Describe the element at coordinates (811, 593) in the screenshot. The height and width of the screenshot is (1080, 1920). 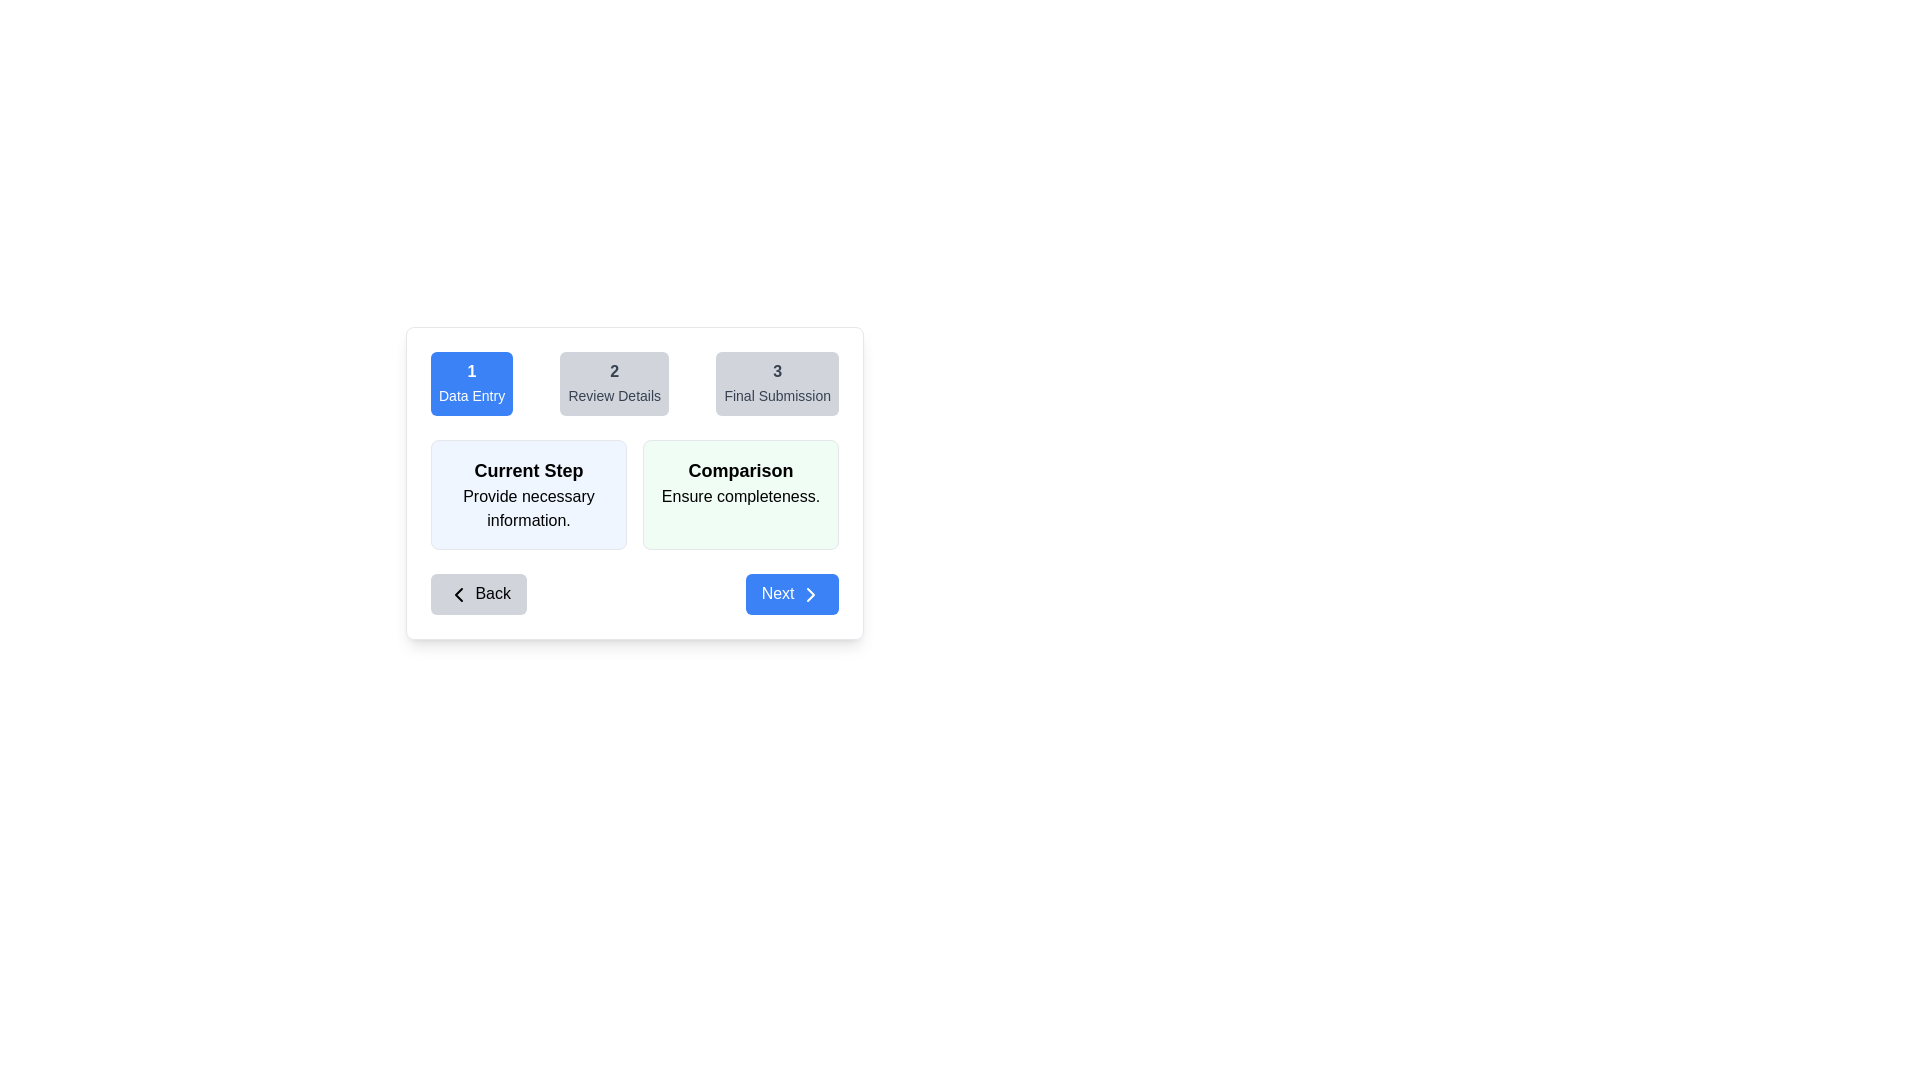
I see `the chevron icon located at the center of the 'Next' button in the bottom-right corner of the interface, which indicates navigation forward` at that location.